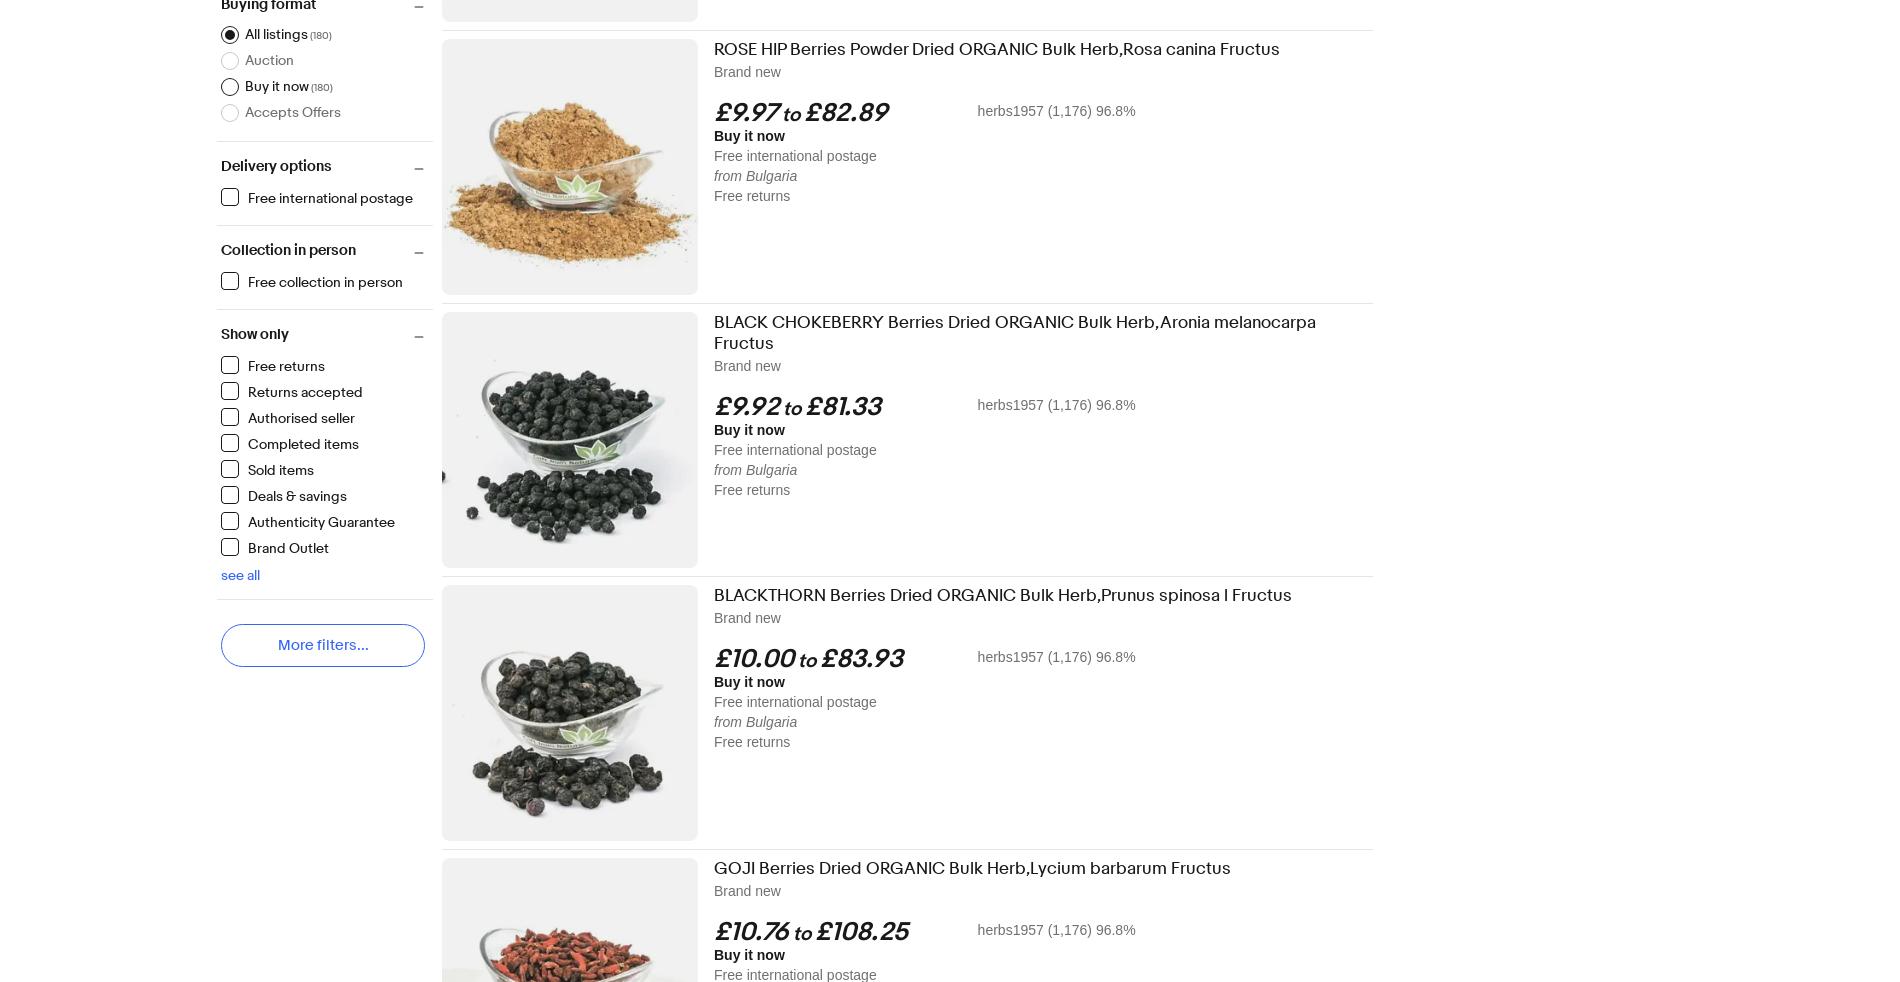 This screenshot has width=1900, height=982. I want to click on '£81.33', so click(842, 407).